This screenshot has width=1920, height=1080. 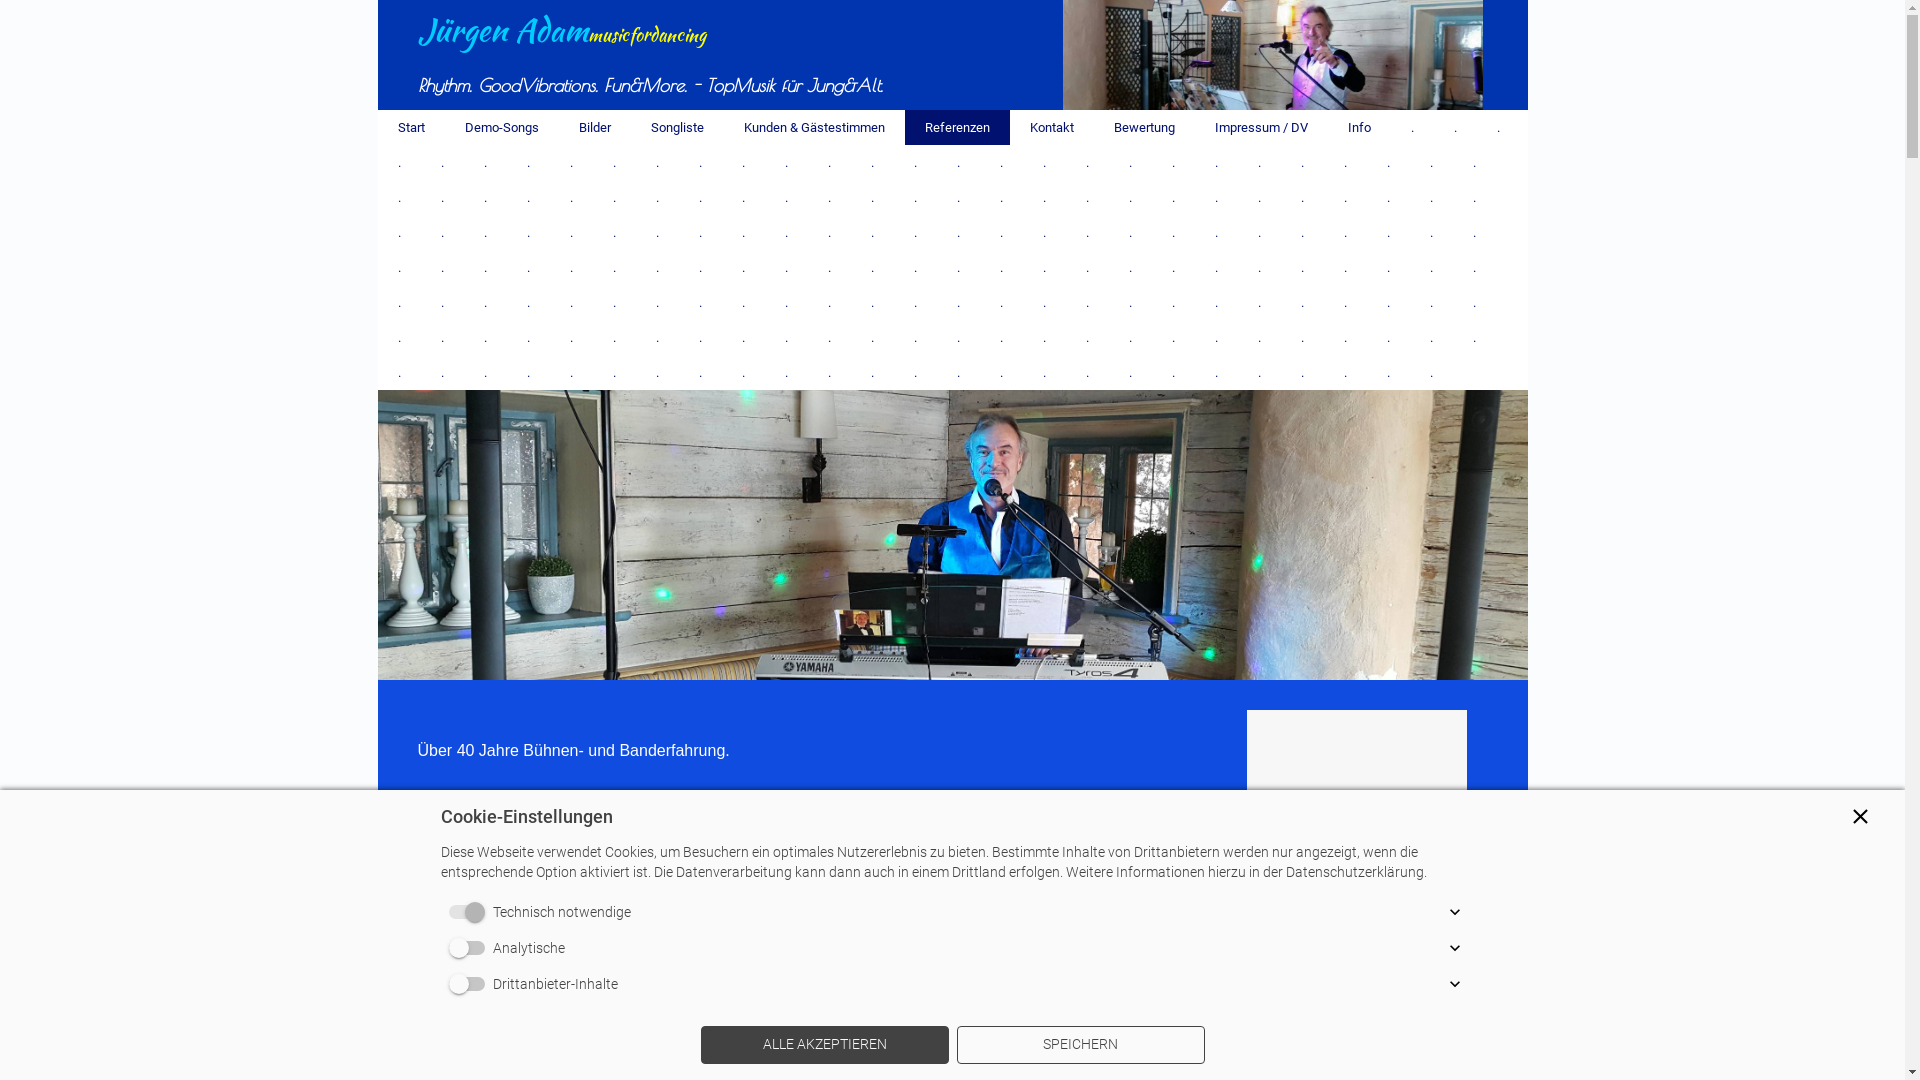 I want to click on 'Info', so click(x=1359, y=127).